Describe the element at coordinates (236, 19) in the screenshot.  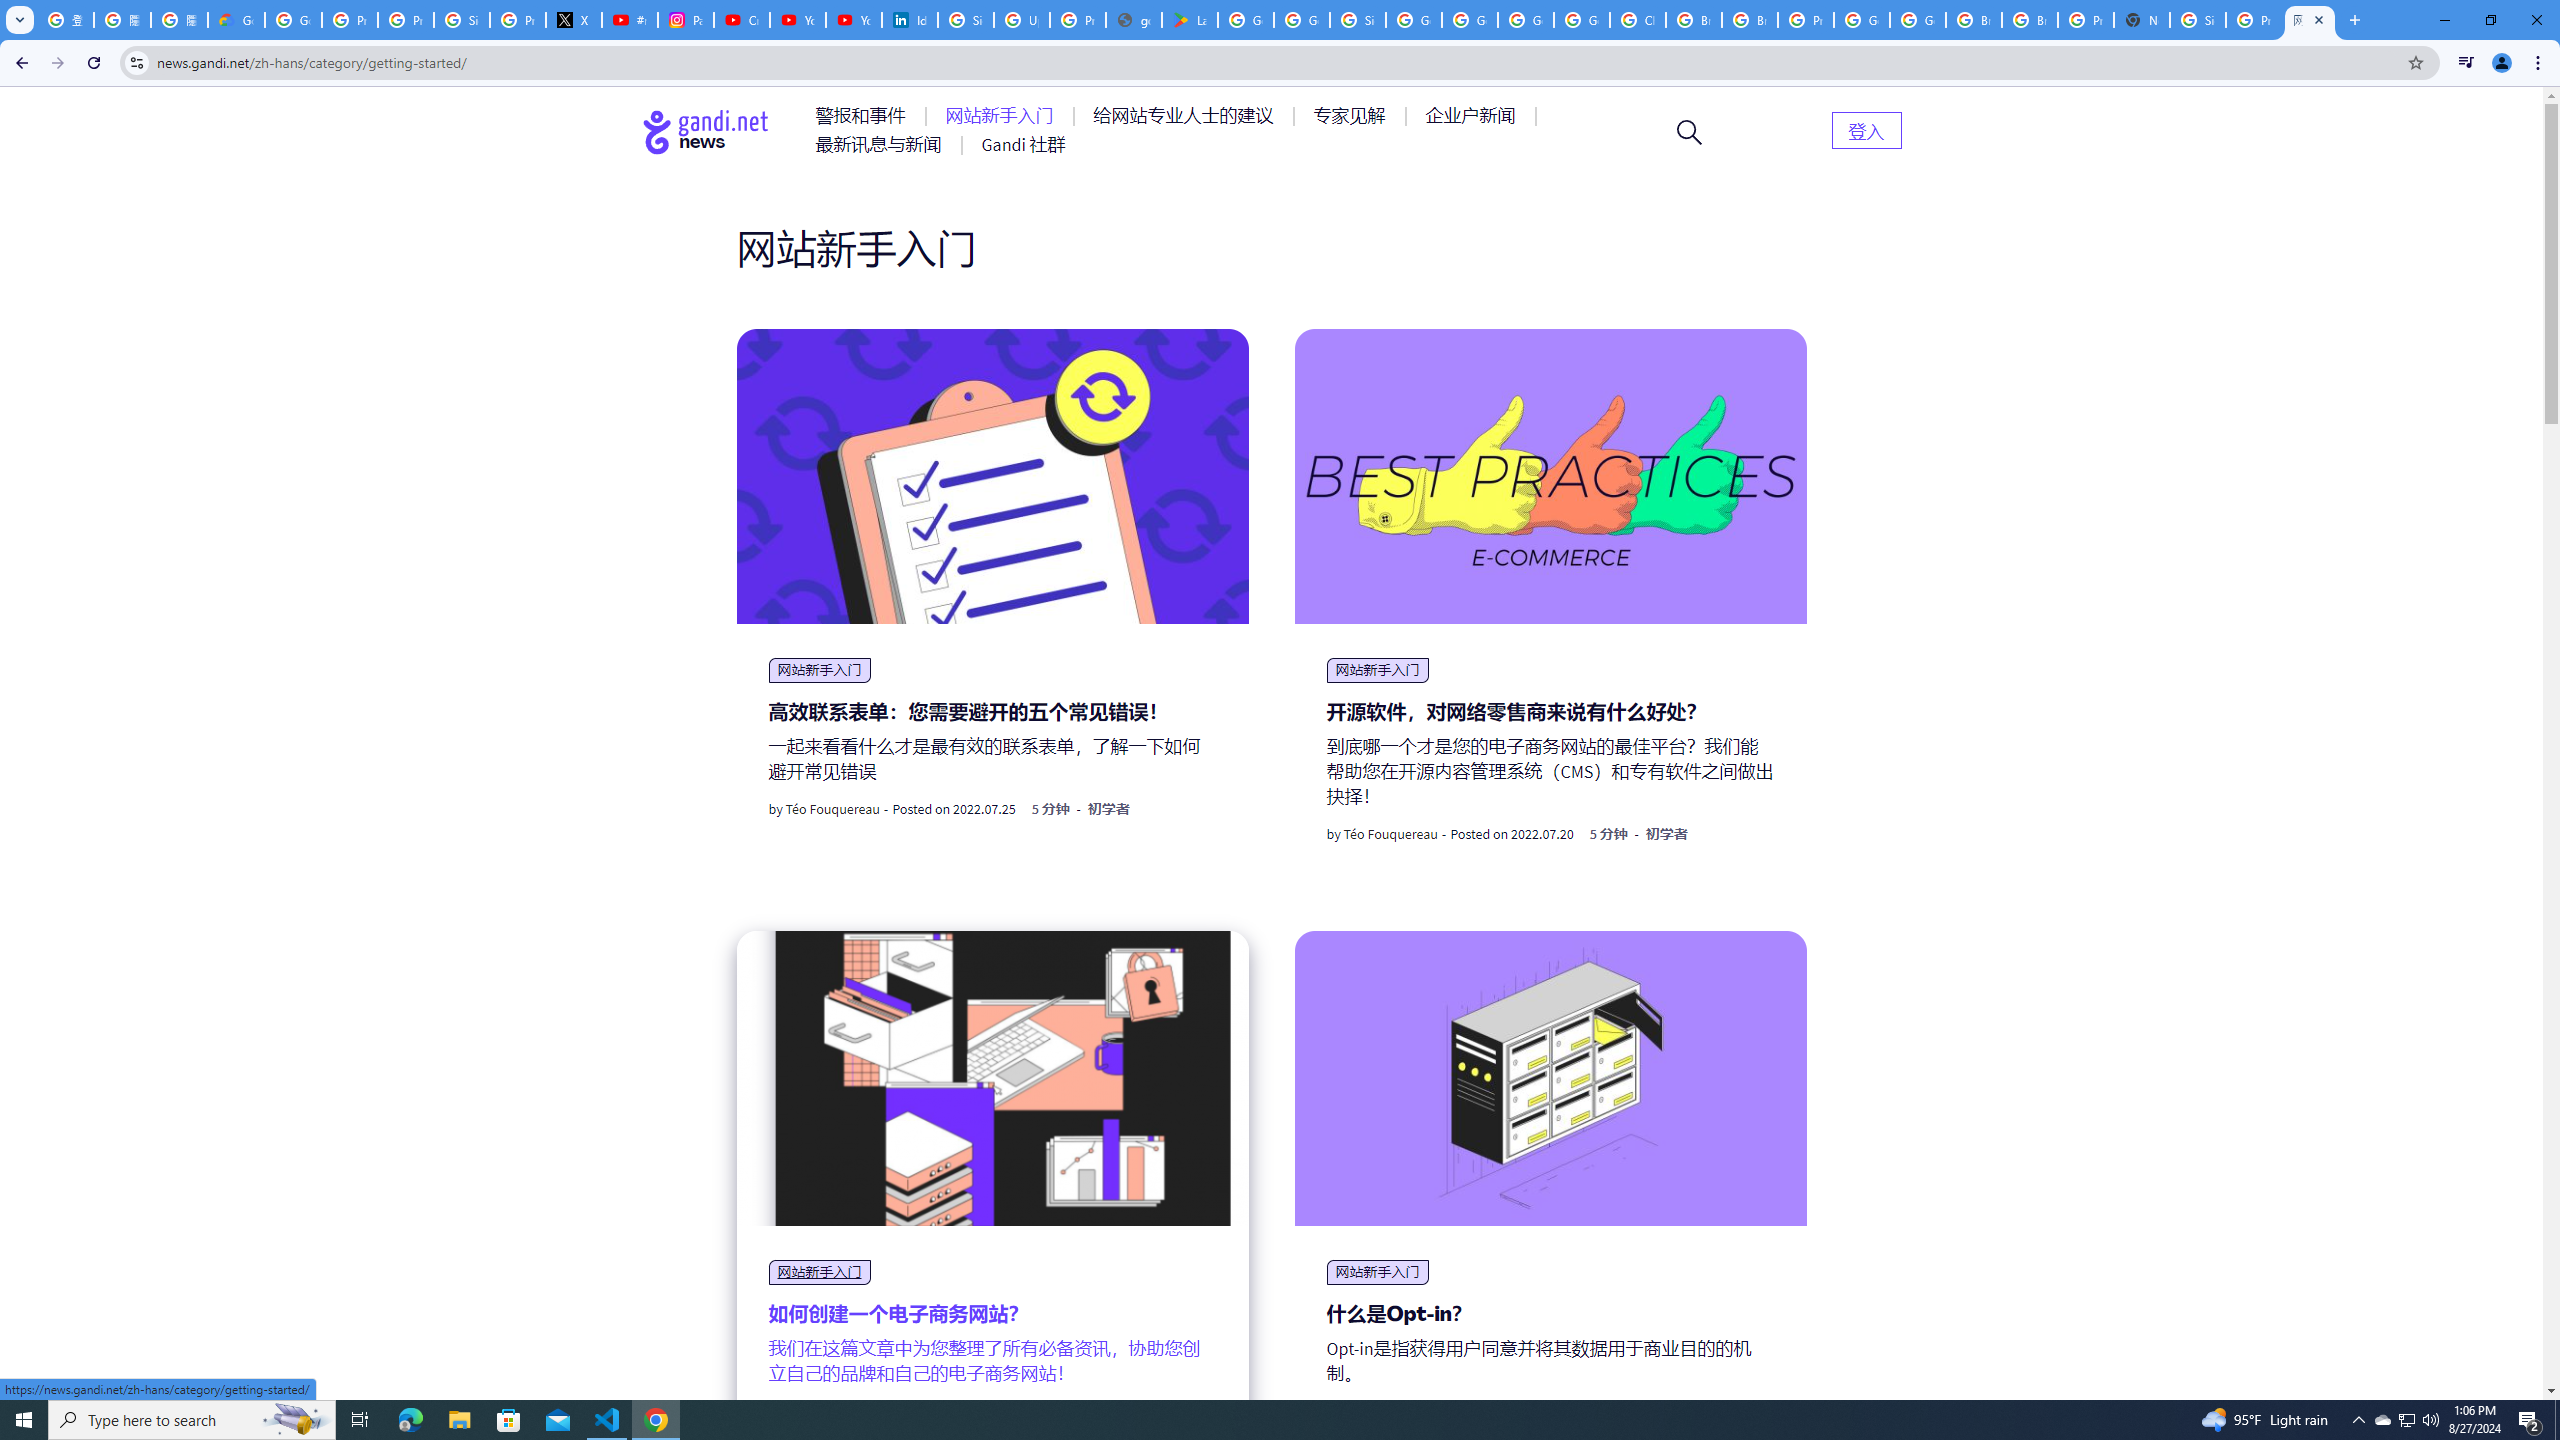
I see `'Google Cloud Privacy Notice'` at that location.